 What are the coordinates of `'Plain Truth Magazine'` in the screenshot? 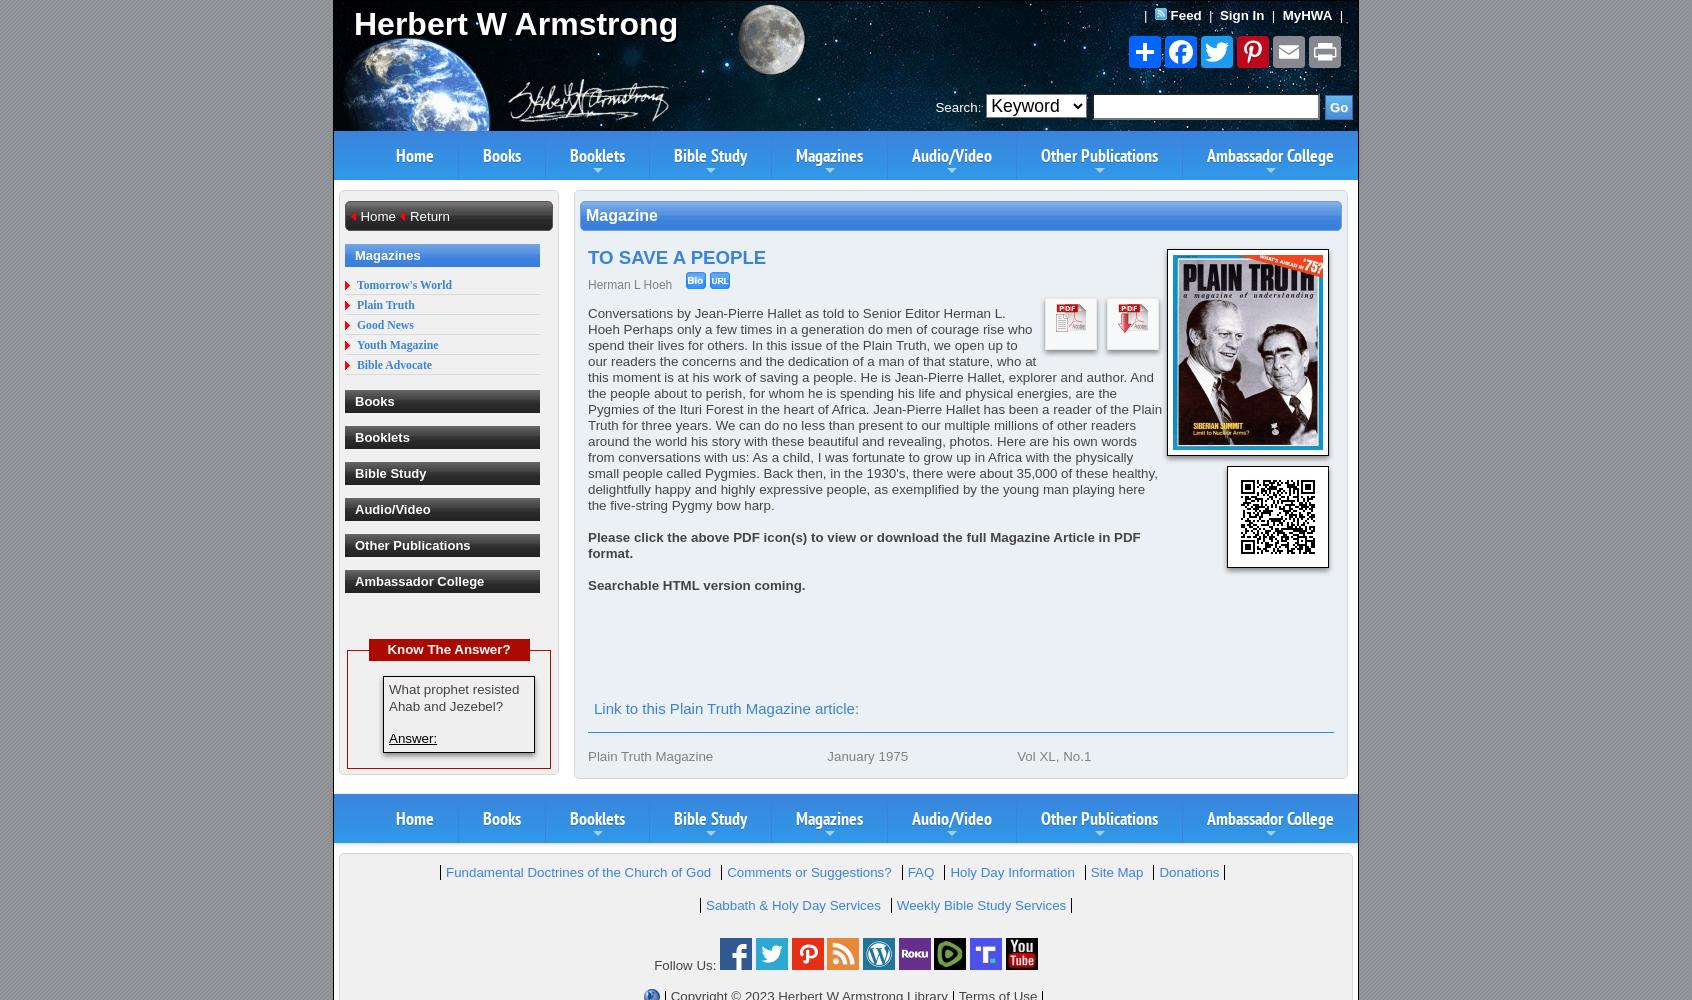 It's located at (650, 756).